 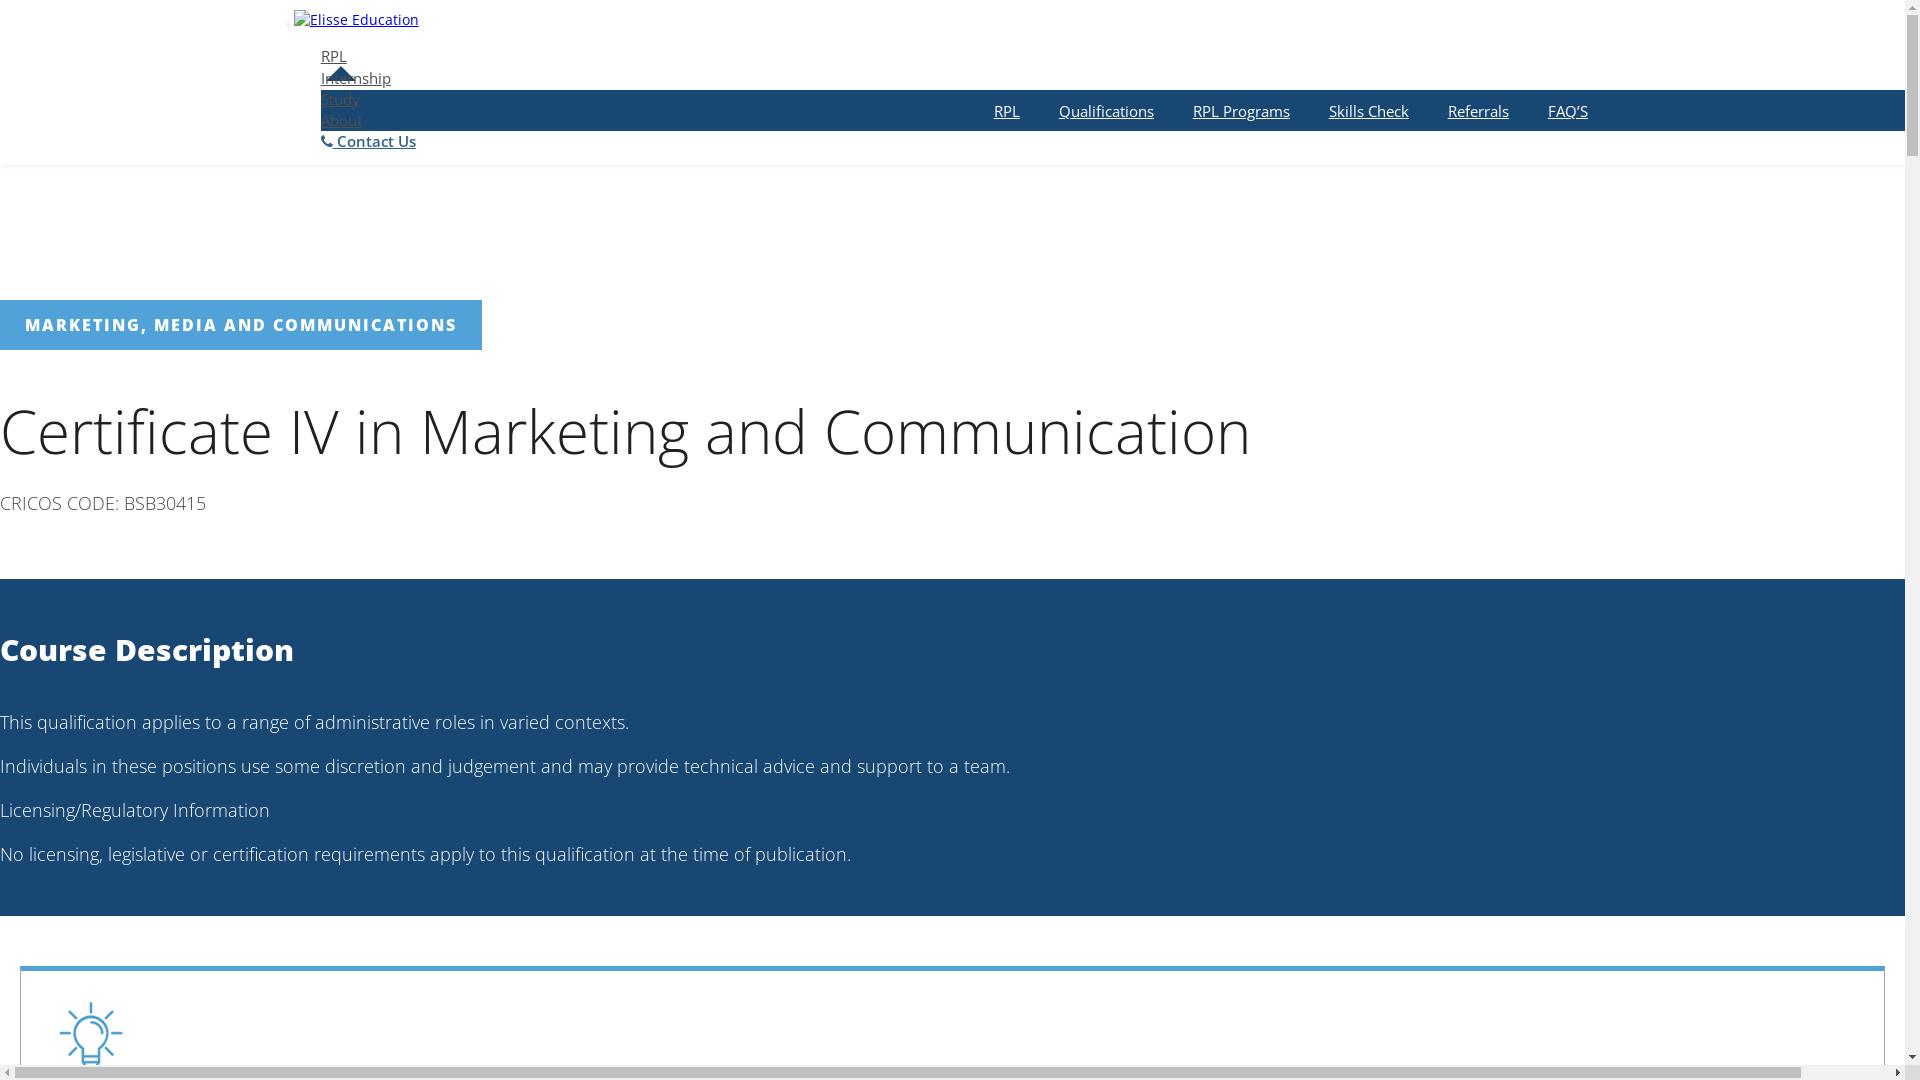 What do you see at coordinates (1367, 111) in the screenshot?
I see `'Skills Check'` at bounding box center [1367, 111].